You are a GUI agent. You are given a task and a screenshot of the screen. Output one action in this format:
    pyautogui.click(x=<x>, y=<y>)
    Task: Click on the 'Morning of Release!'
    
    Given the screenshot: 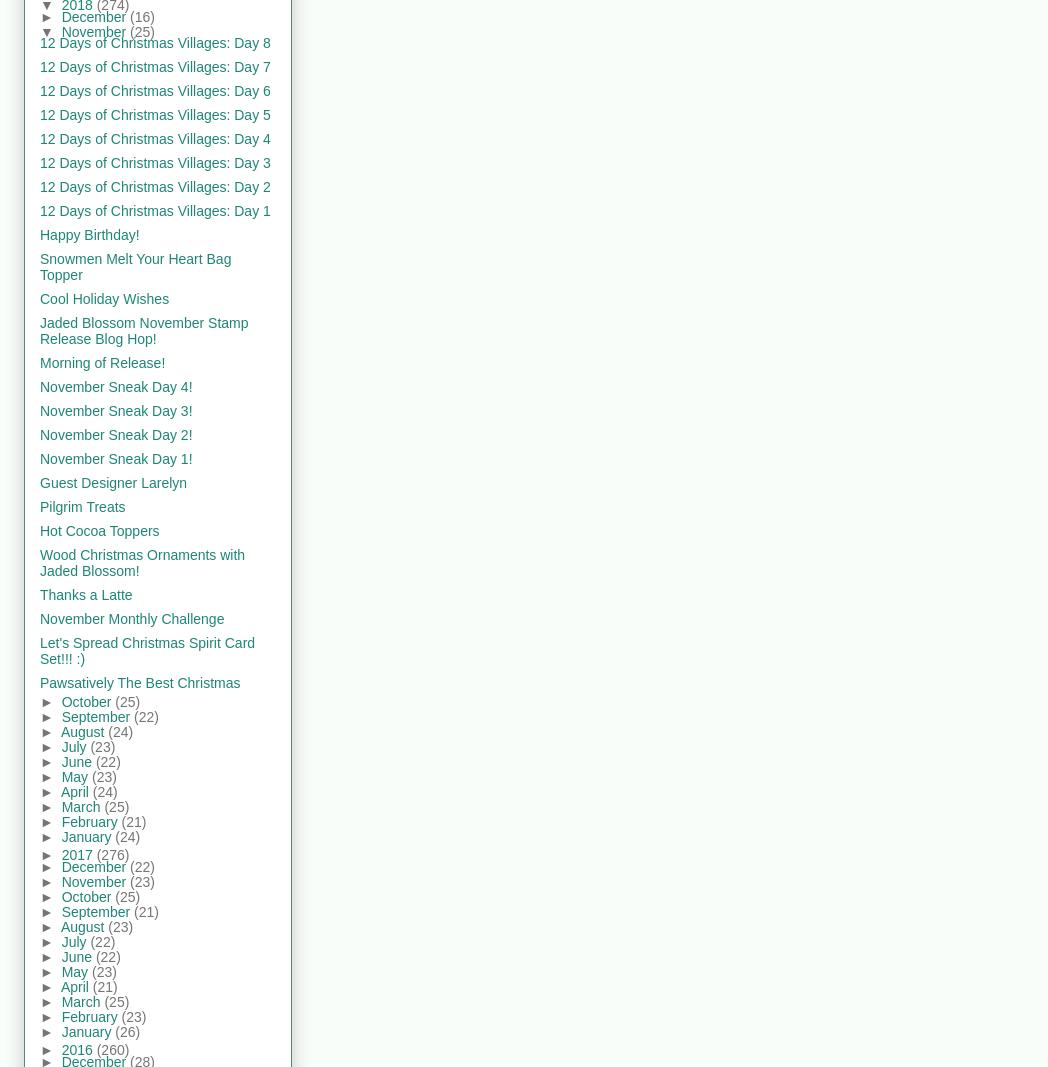 What is the action you would take?
    pyautogui.click(x=101, y=361)
    